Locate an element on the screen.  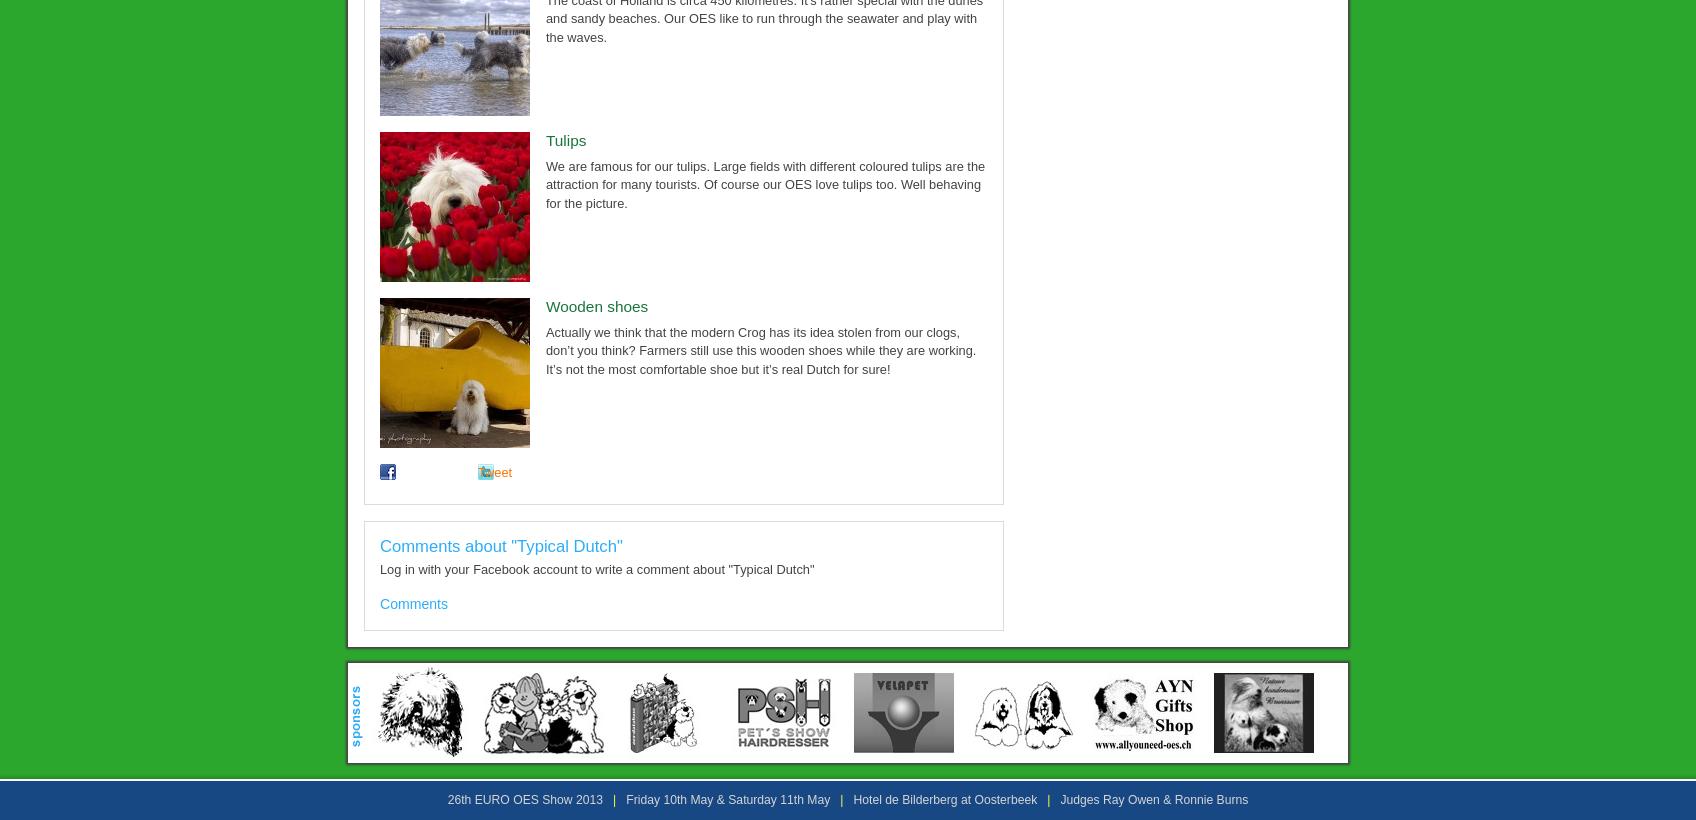
'26th EURO OES Show 2013' is located at coordinates (524, 799).